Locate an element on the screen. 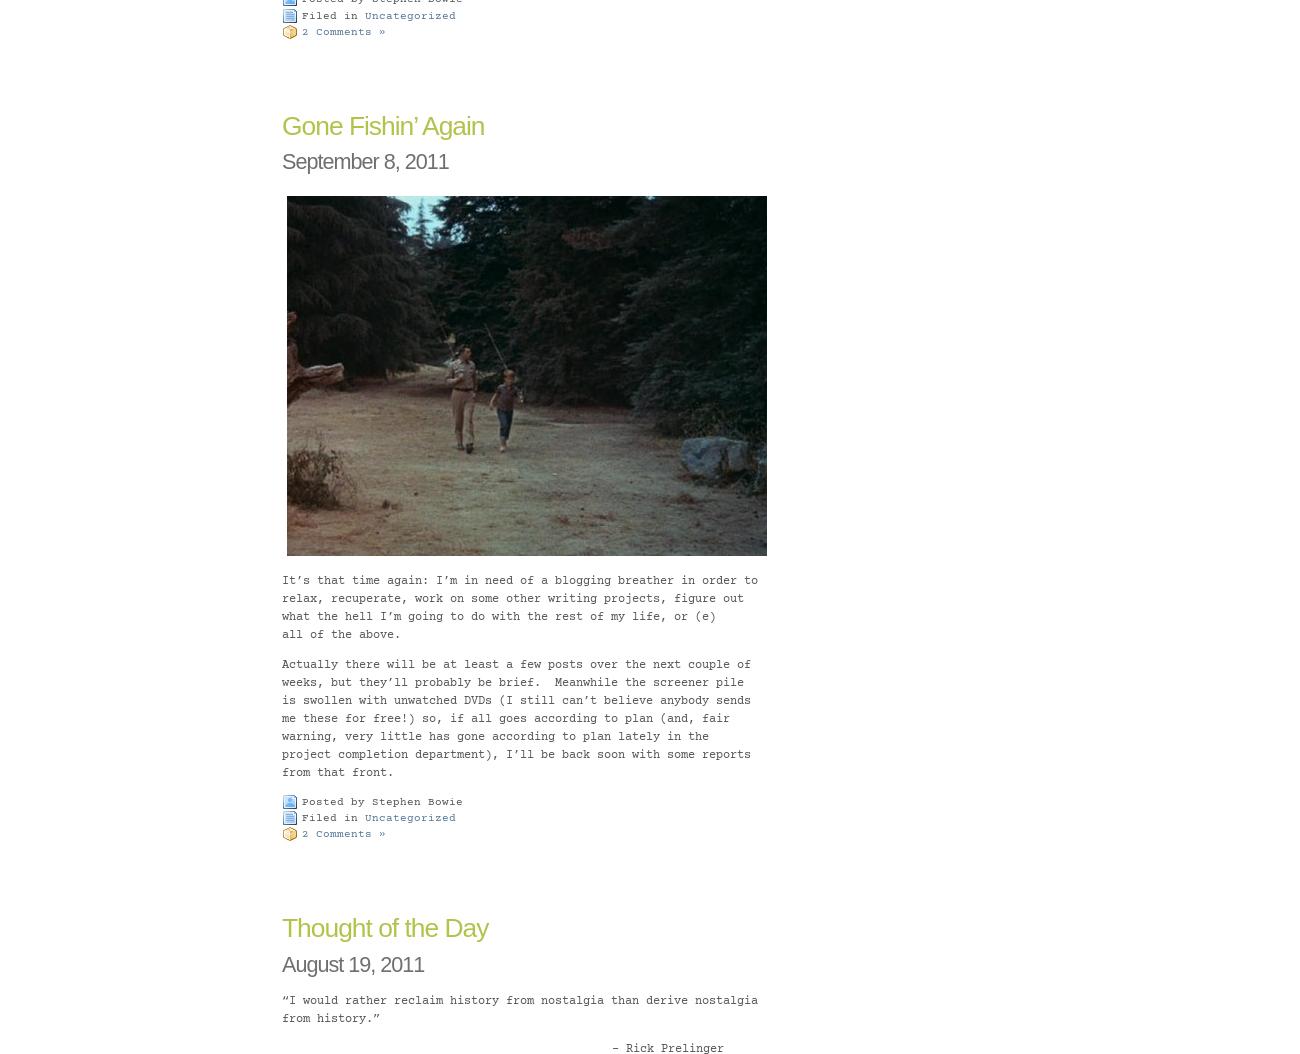 The width and height of the screenshot is (1300, 1054). 'Thought of the Day' is located at coordinates (385, 927).